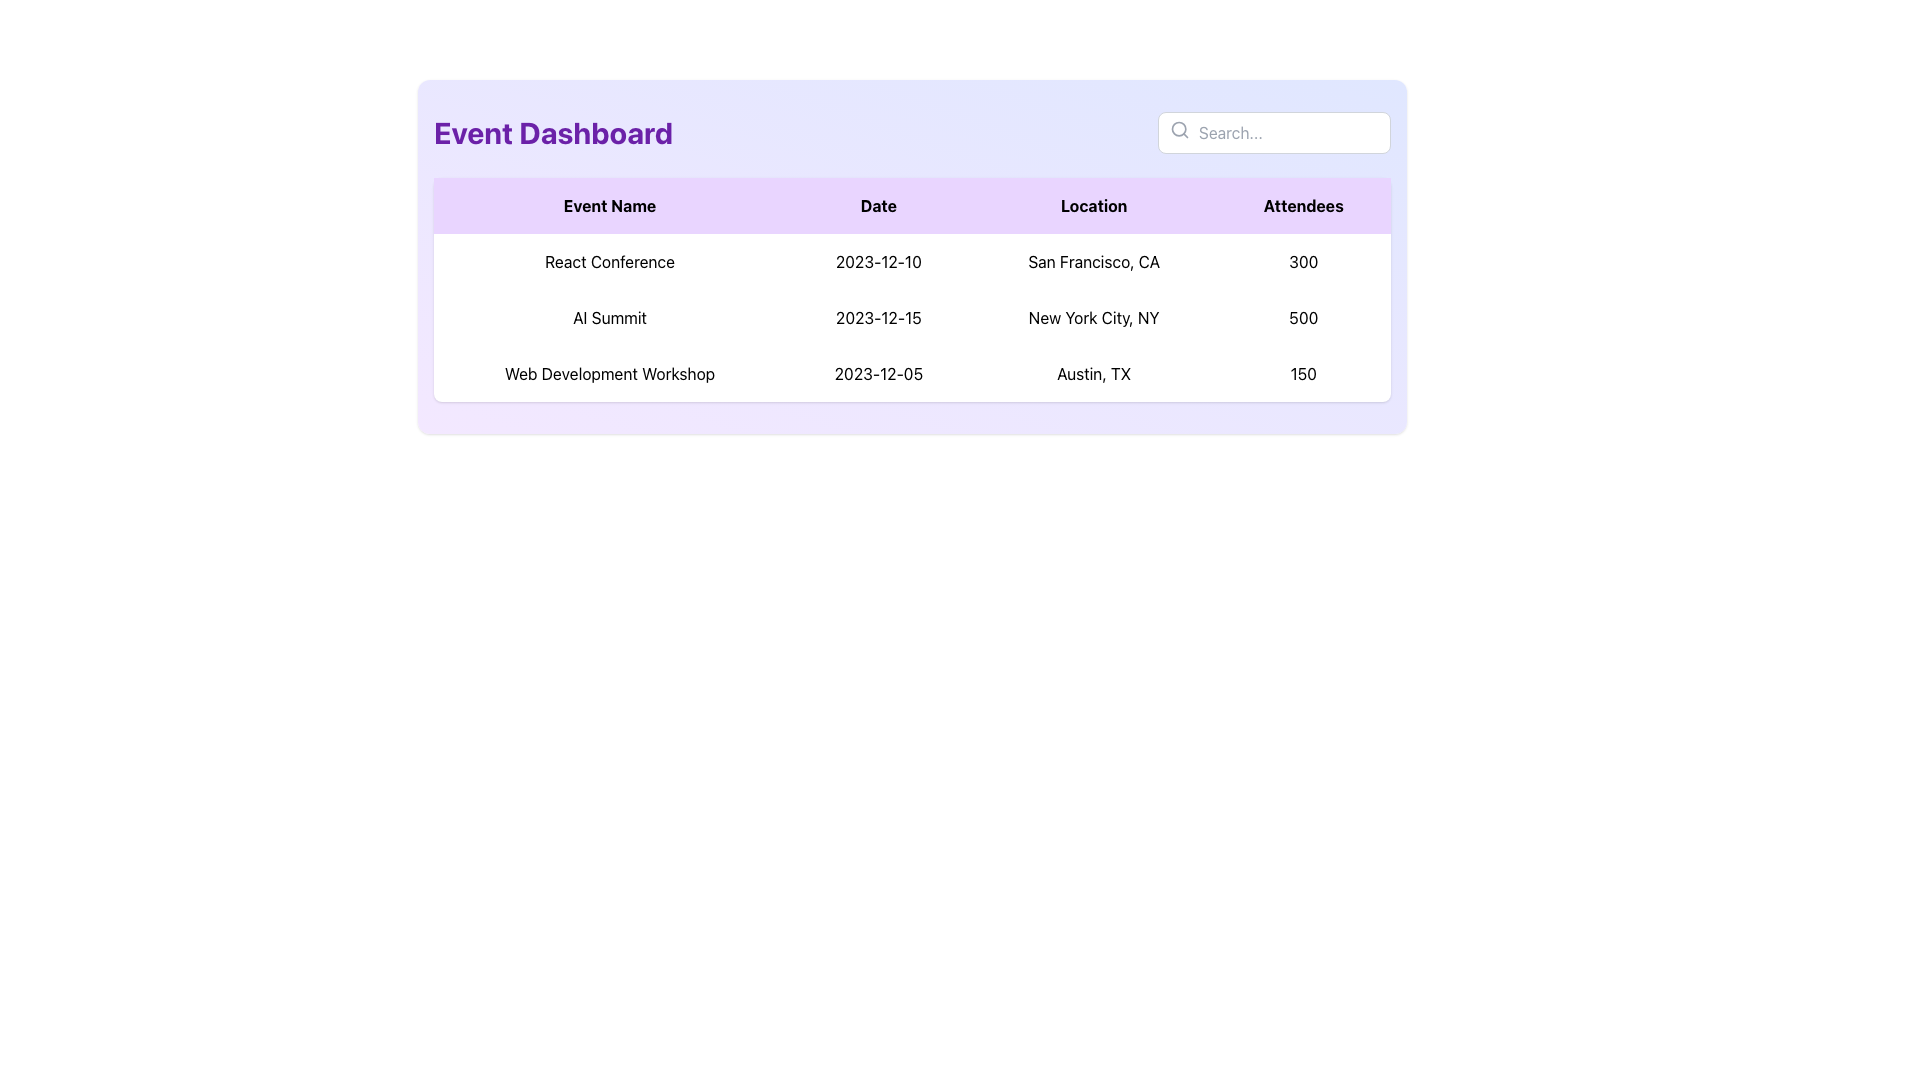 The width and height of the screenshot is (1920, 1080). Describe the element at coordinates (911, 374) in the screenshot. I see `the third row of the event table displaying details for the 'Web Development Workshop' event` at that location.